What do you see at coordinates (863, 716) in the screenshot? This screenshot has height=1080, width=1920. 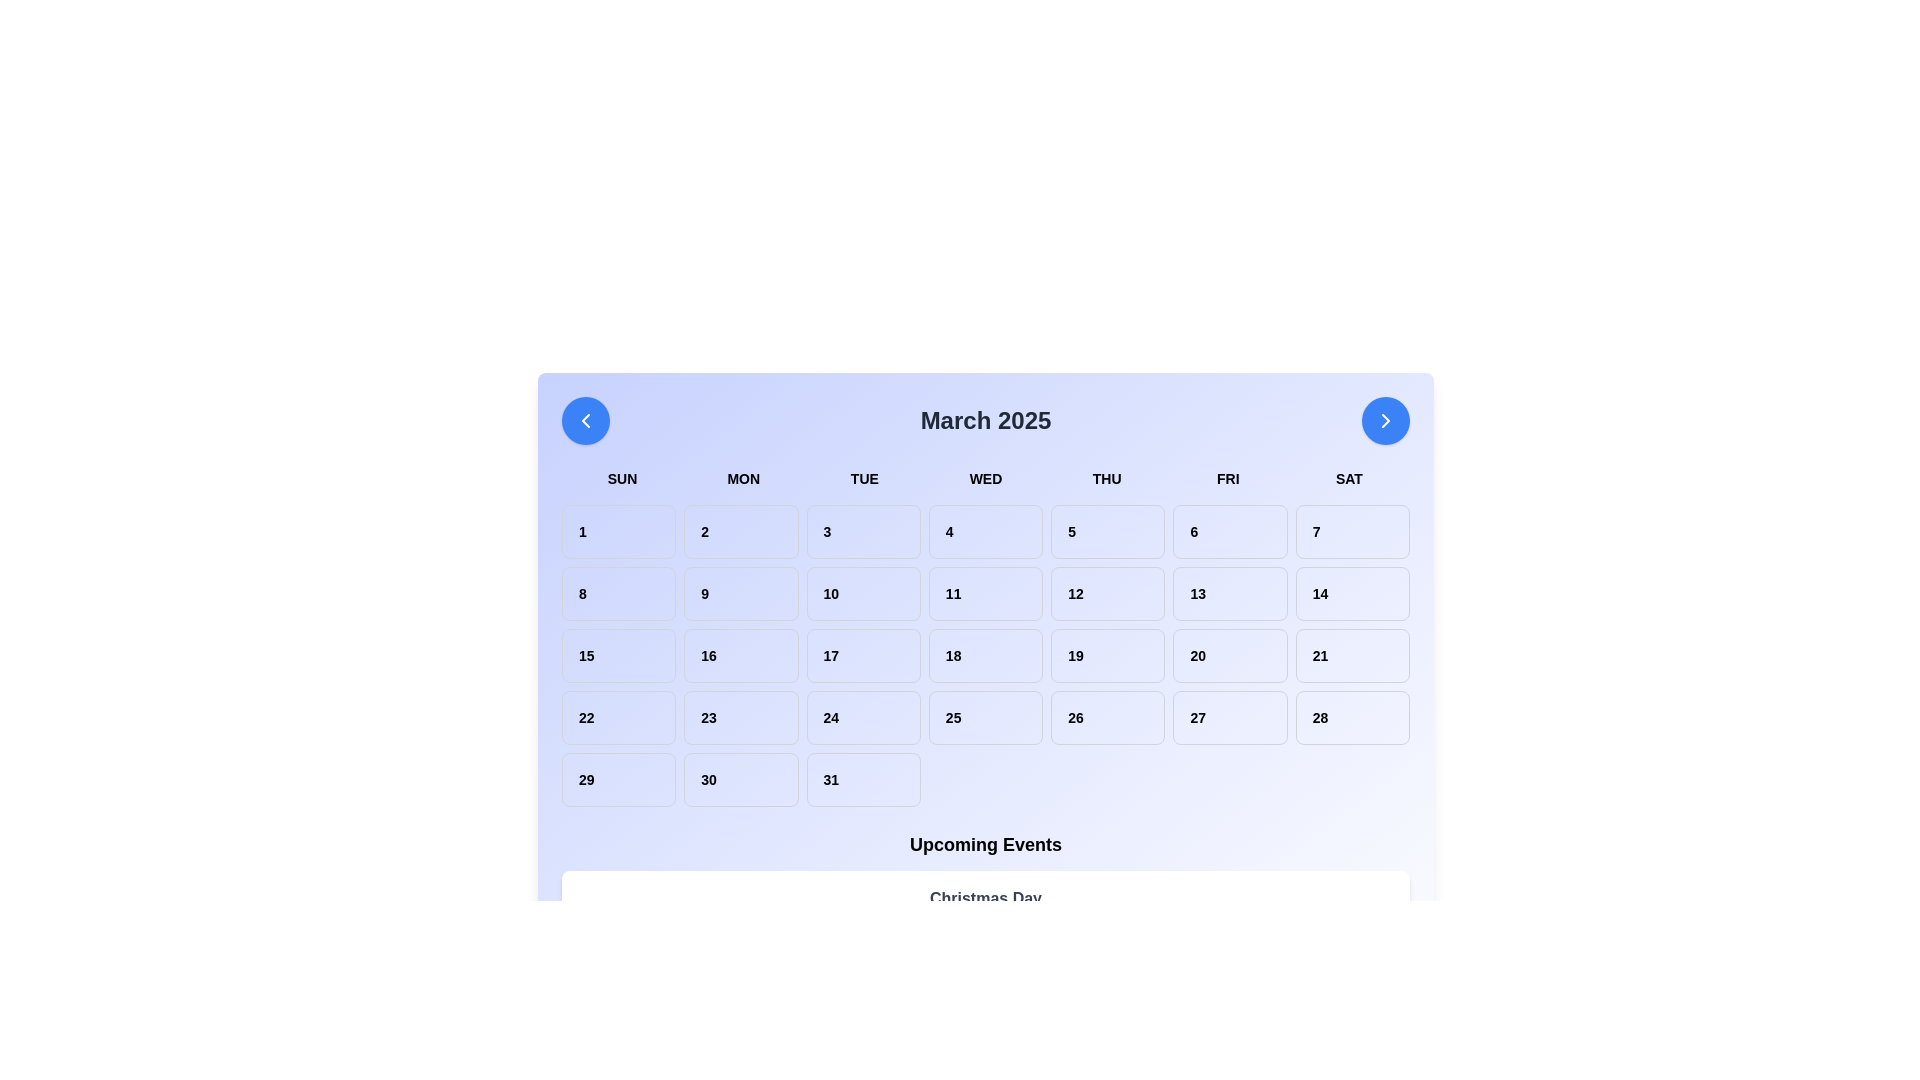 I see `the Interactive calendar day button labeled '24'` at bounding box center [863, 716].